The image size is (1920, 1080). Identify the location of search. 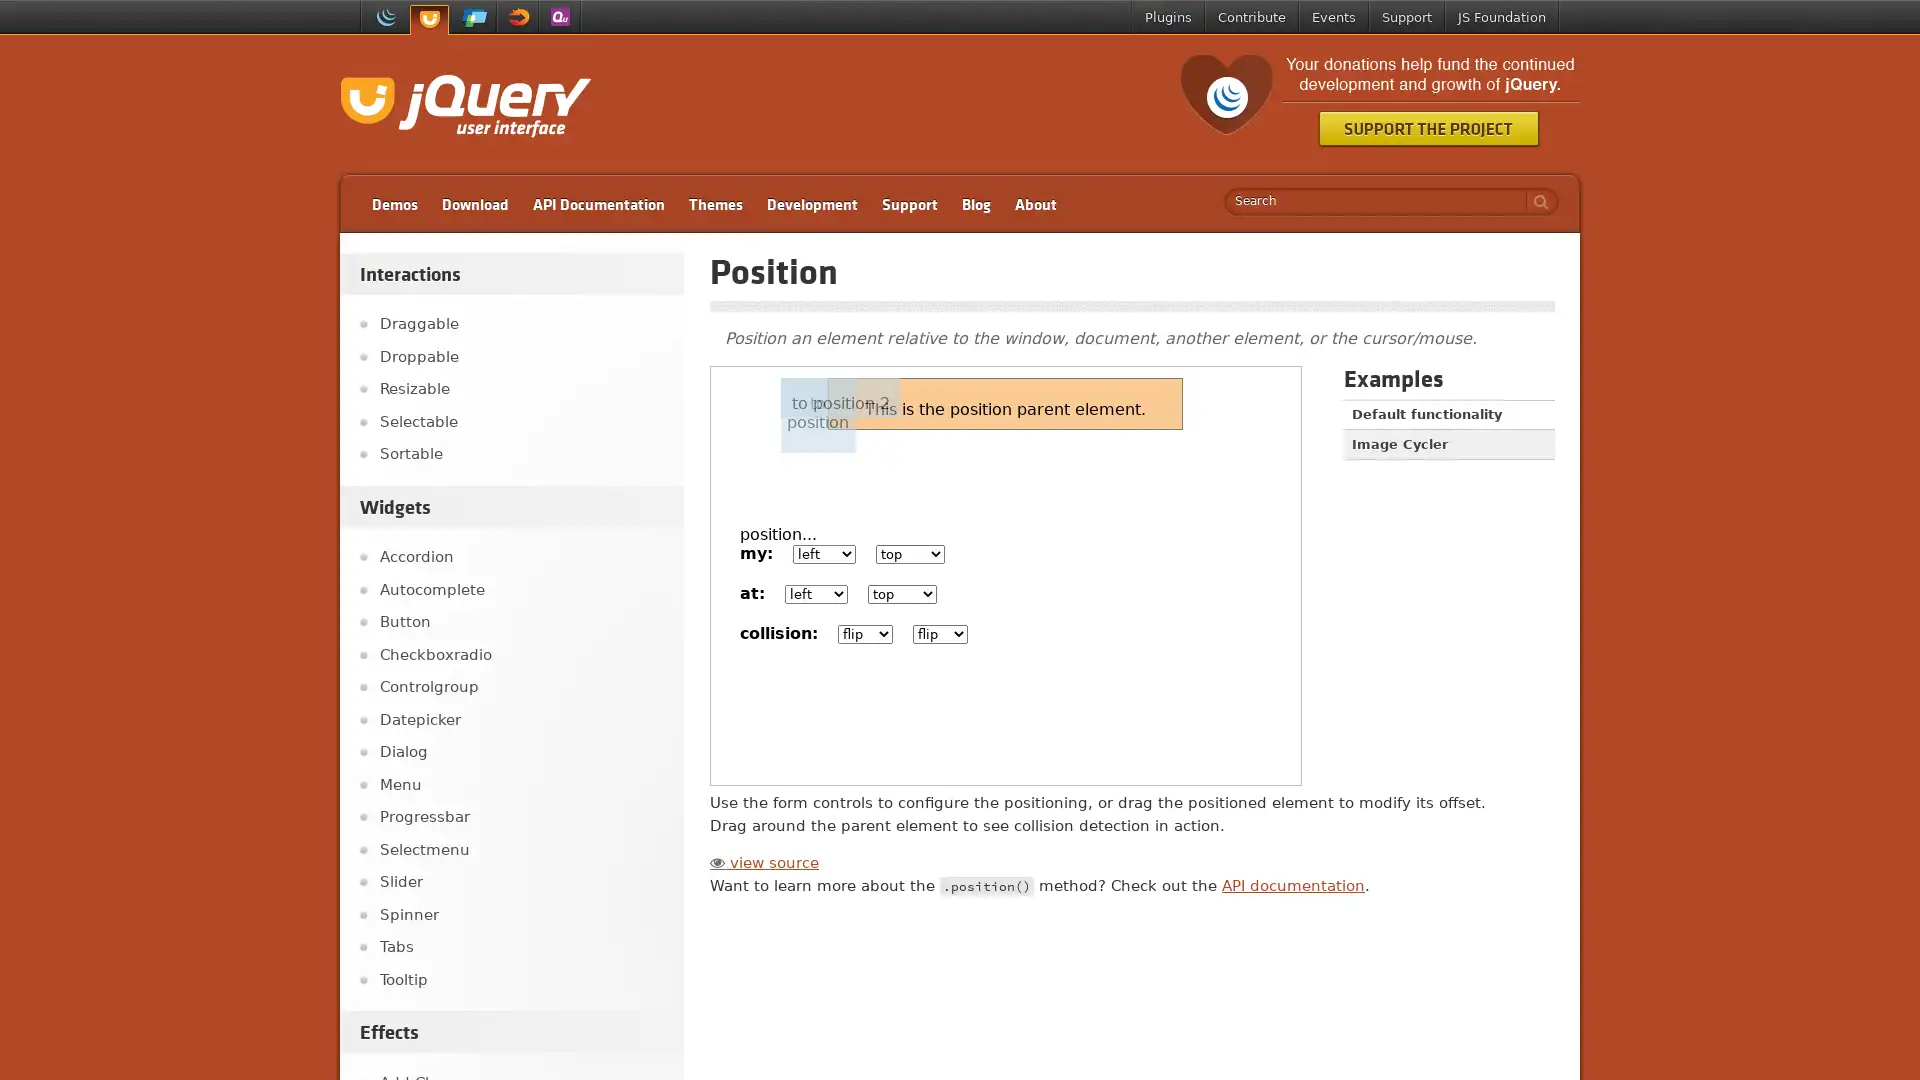
(1535, 201).